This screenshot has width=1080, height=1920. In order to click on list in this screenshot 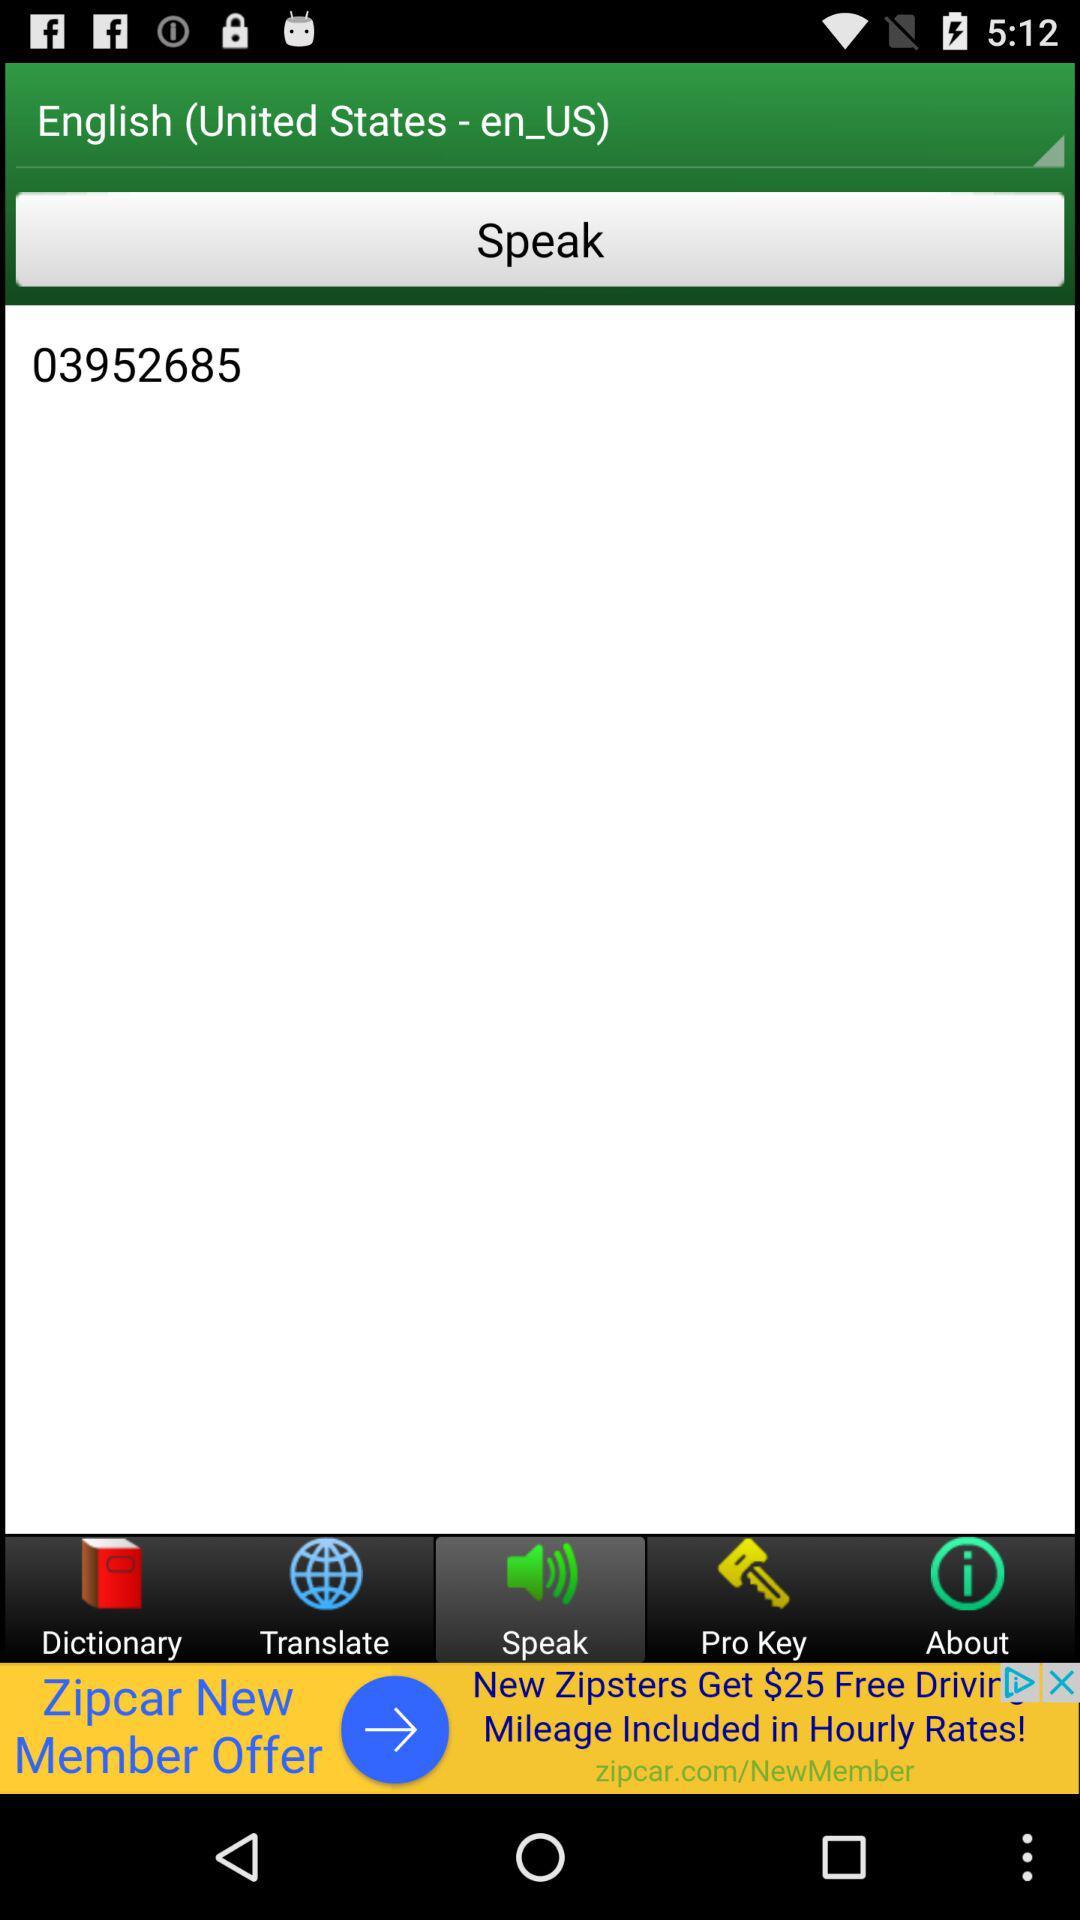, I will do `click(540, 1727)`.